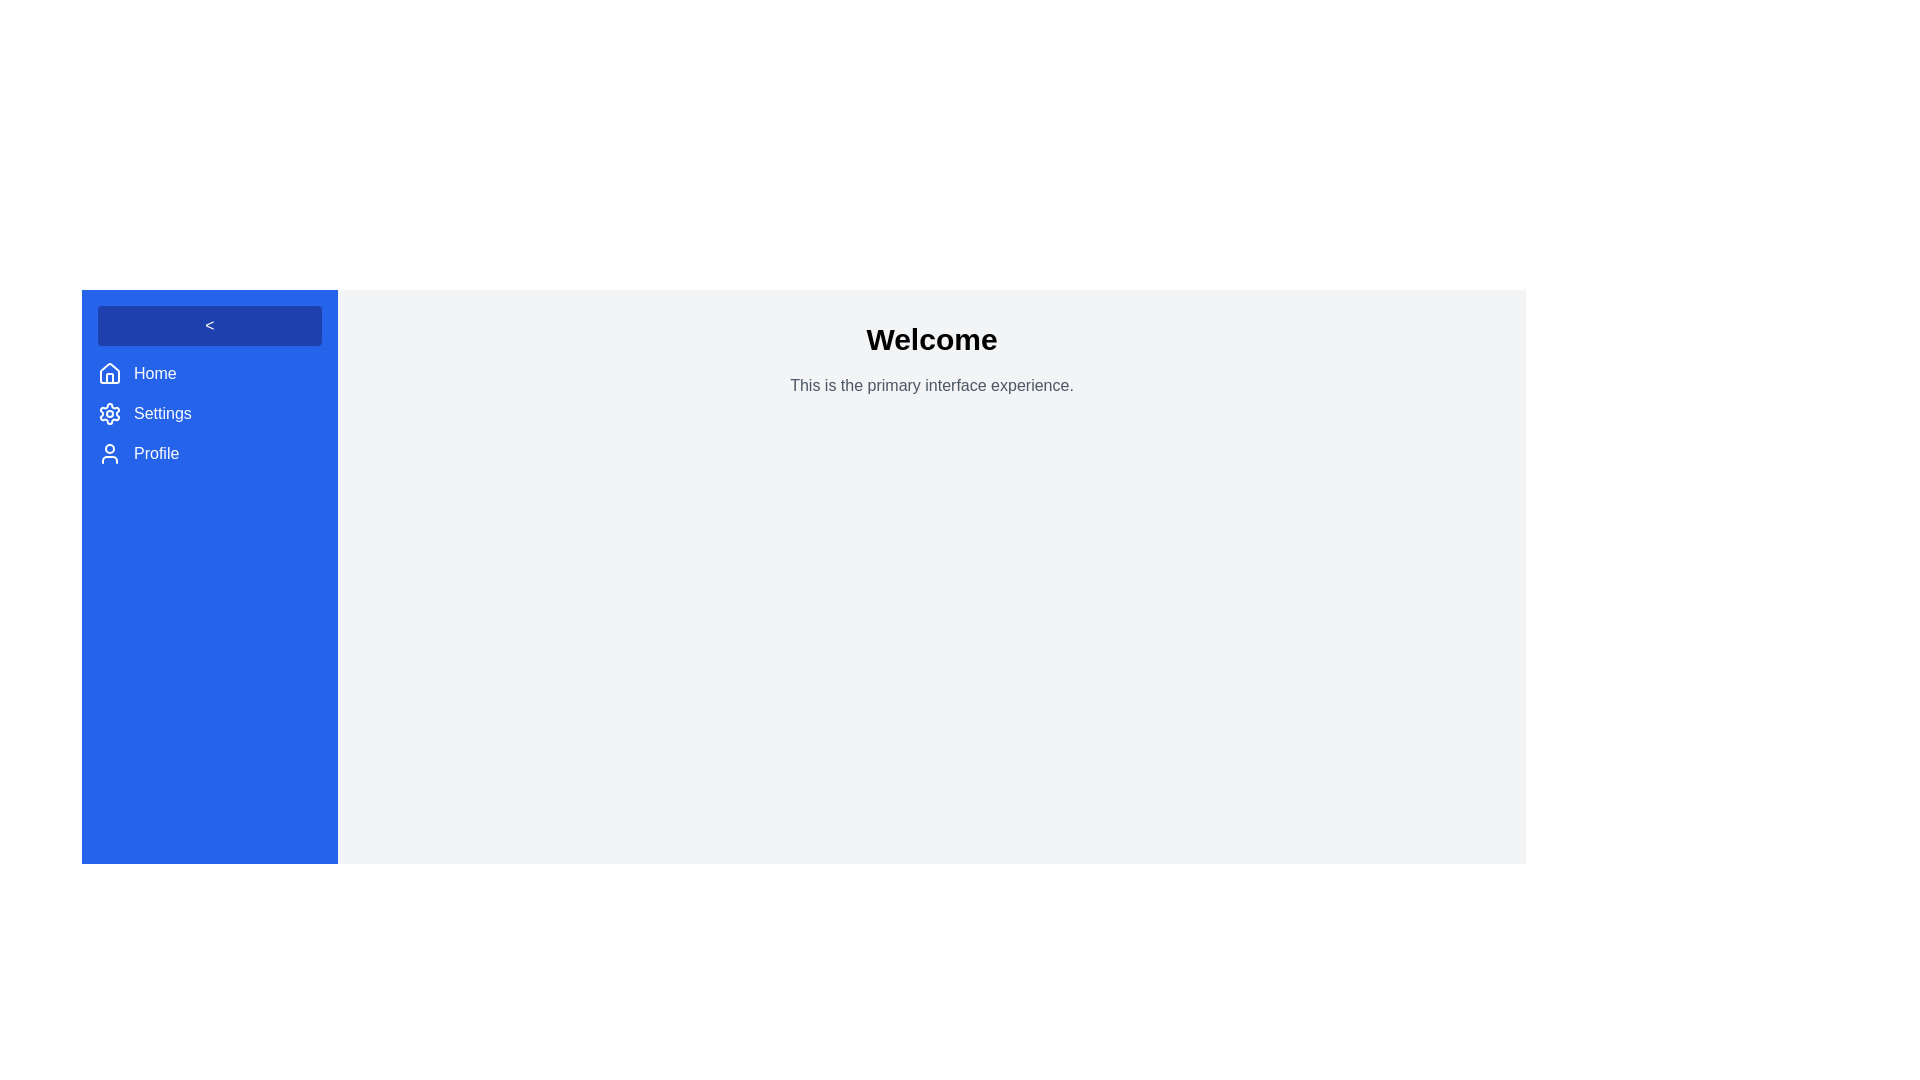 This screenshot has width=1920, height=1080. I want to click on the 'Settings' icon in the left sidebar, which is the second icon in the vertical list of options adjacent to the text labeled 'Settings', so click(109, 412).